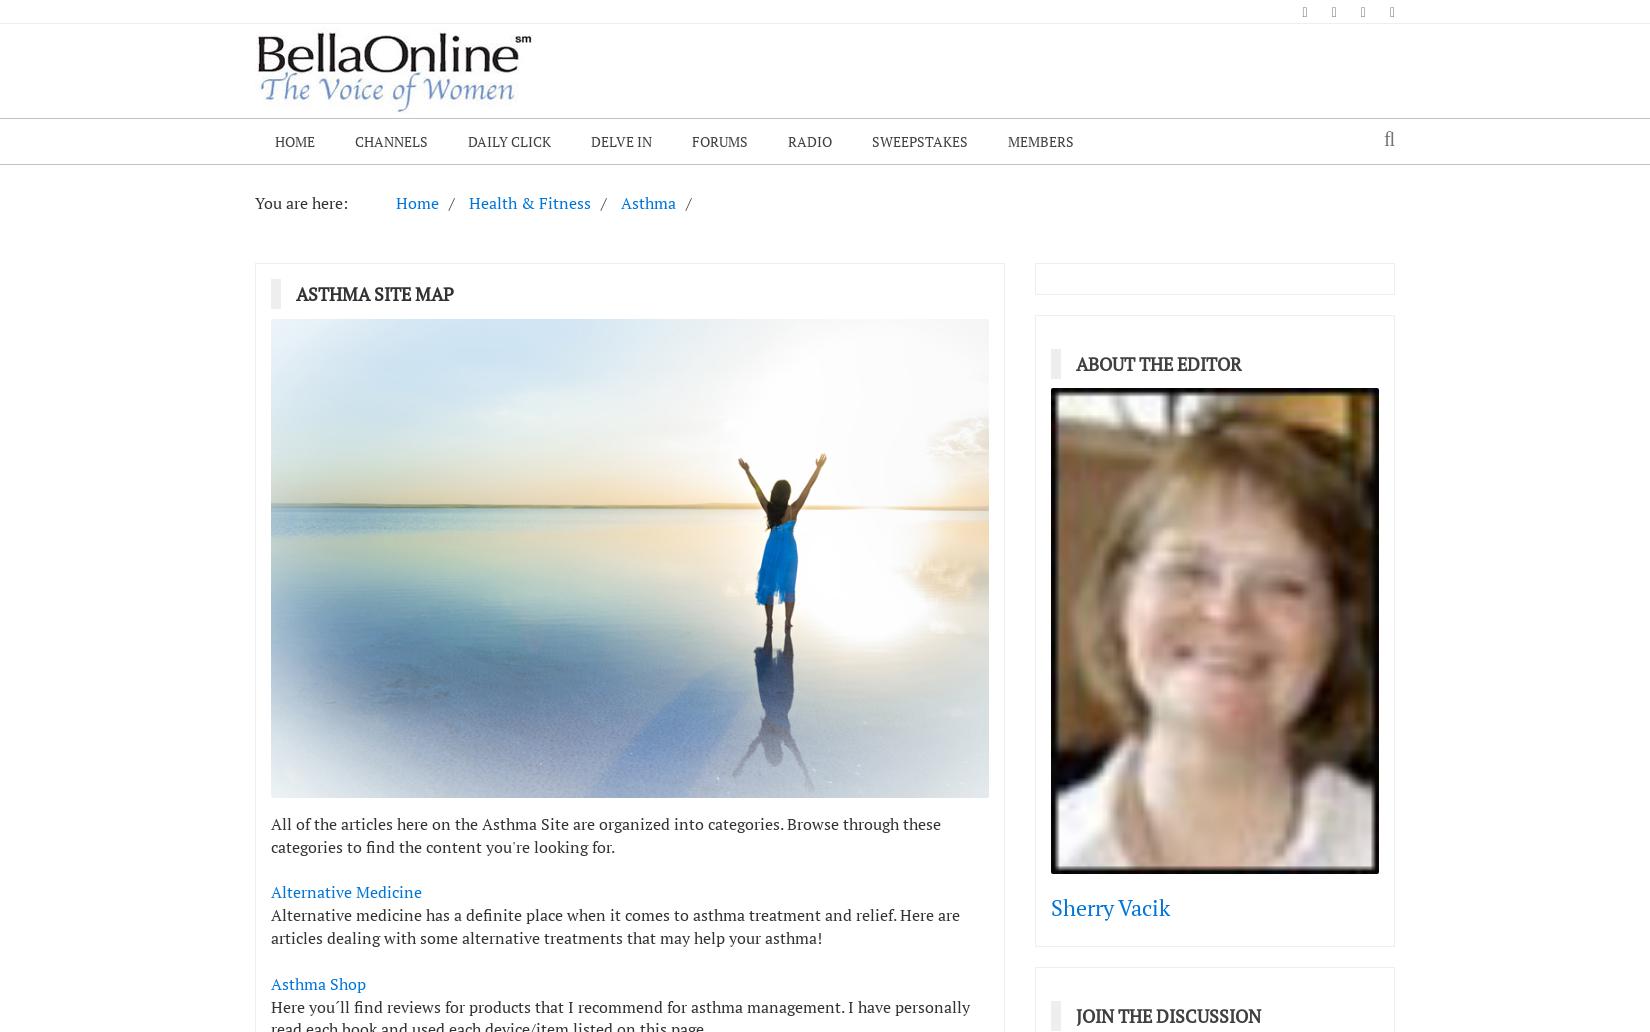 The width and height of the screenshot is (1650, 1032). What do you see at coordinates (614, 925) in the screenshot?
I see `'Alternative medicine has a definite place when it comes to asthma treatment and relief. Here are articles dealing with some alternative treatments that may help your asthma!'` at bounding box center [614, 925].